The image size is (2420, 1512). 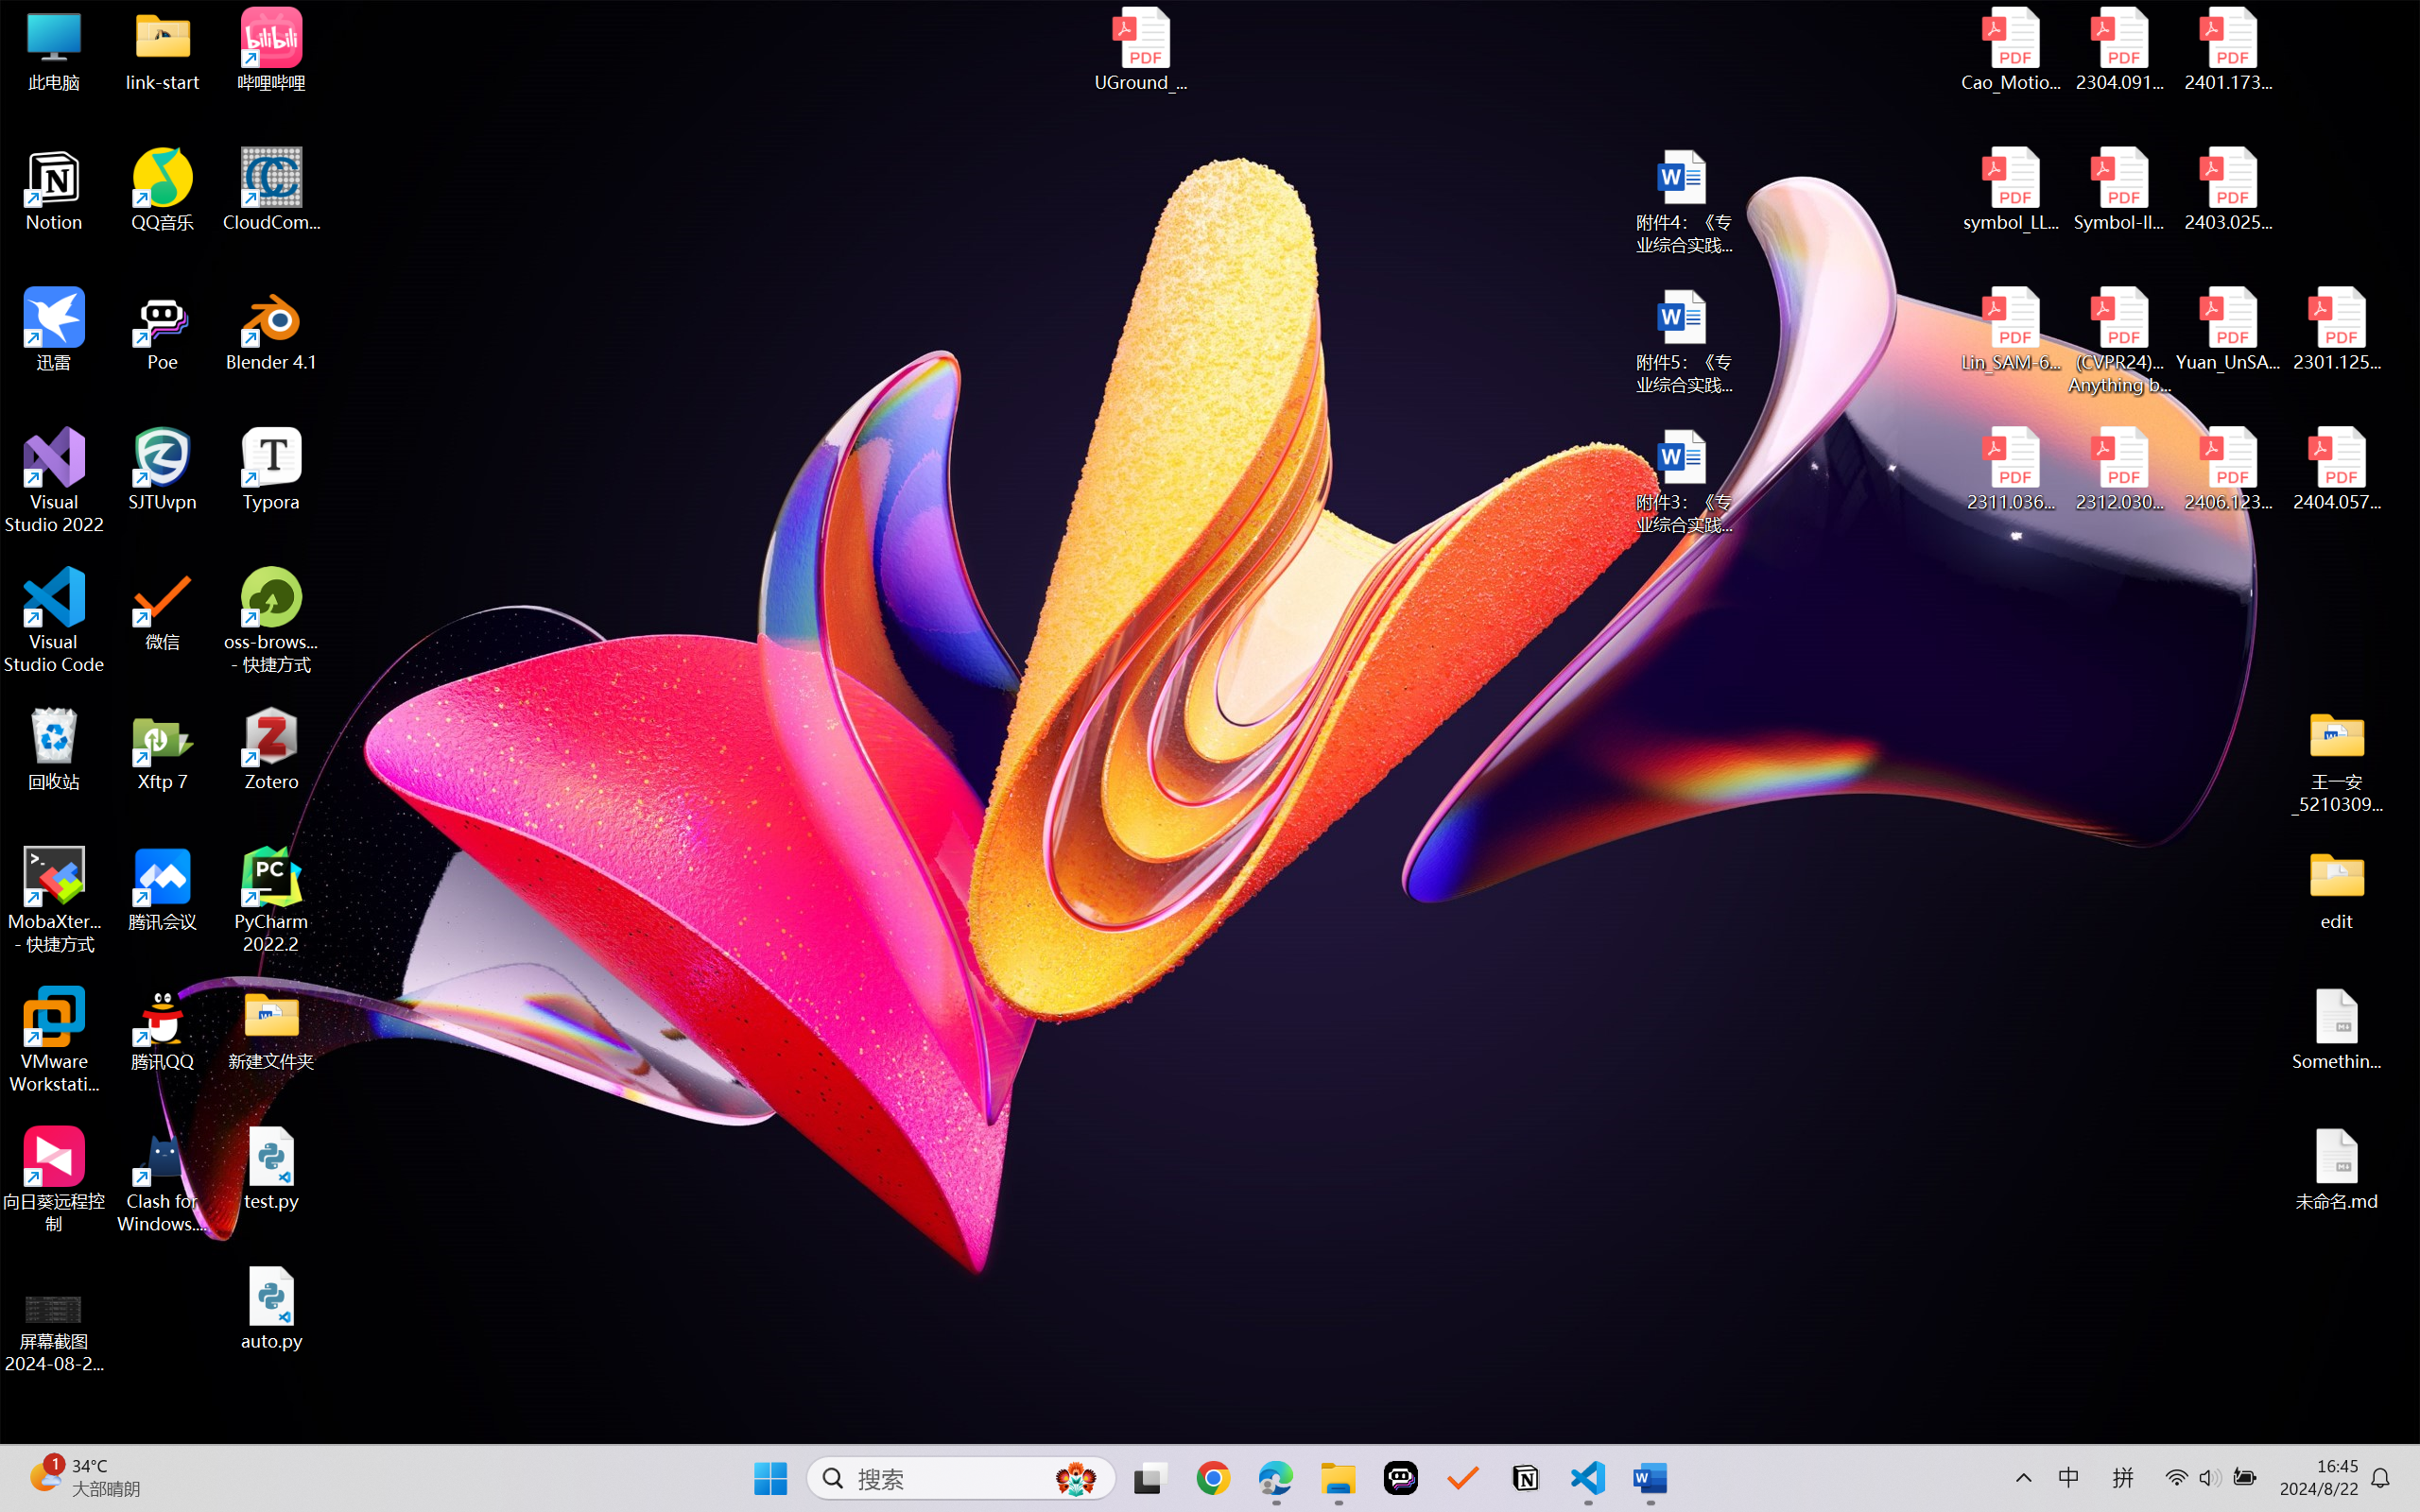 I want to click on '2401.17399v1.pdf', so click(x=2226, y=49).